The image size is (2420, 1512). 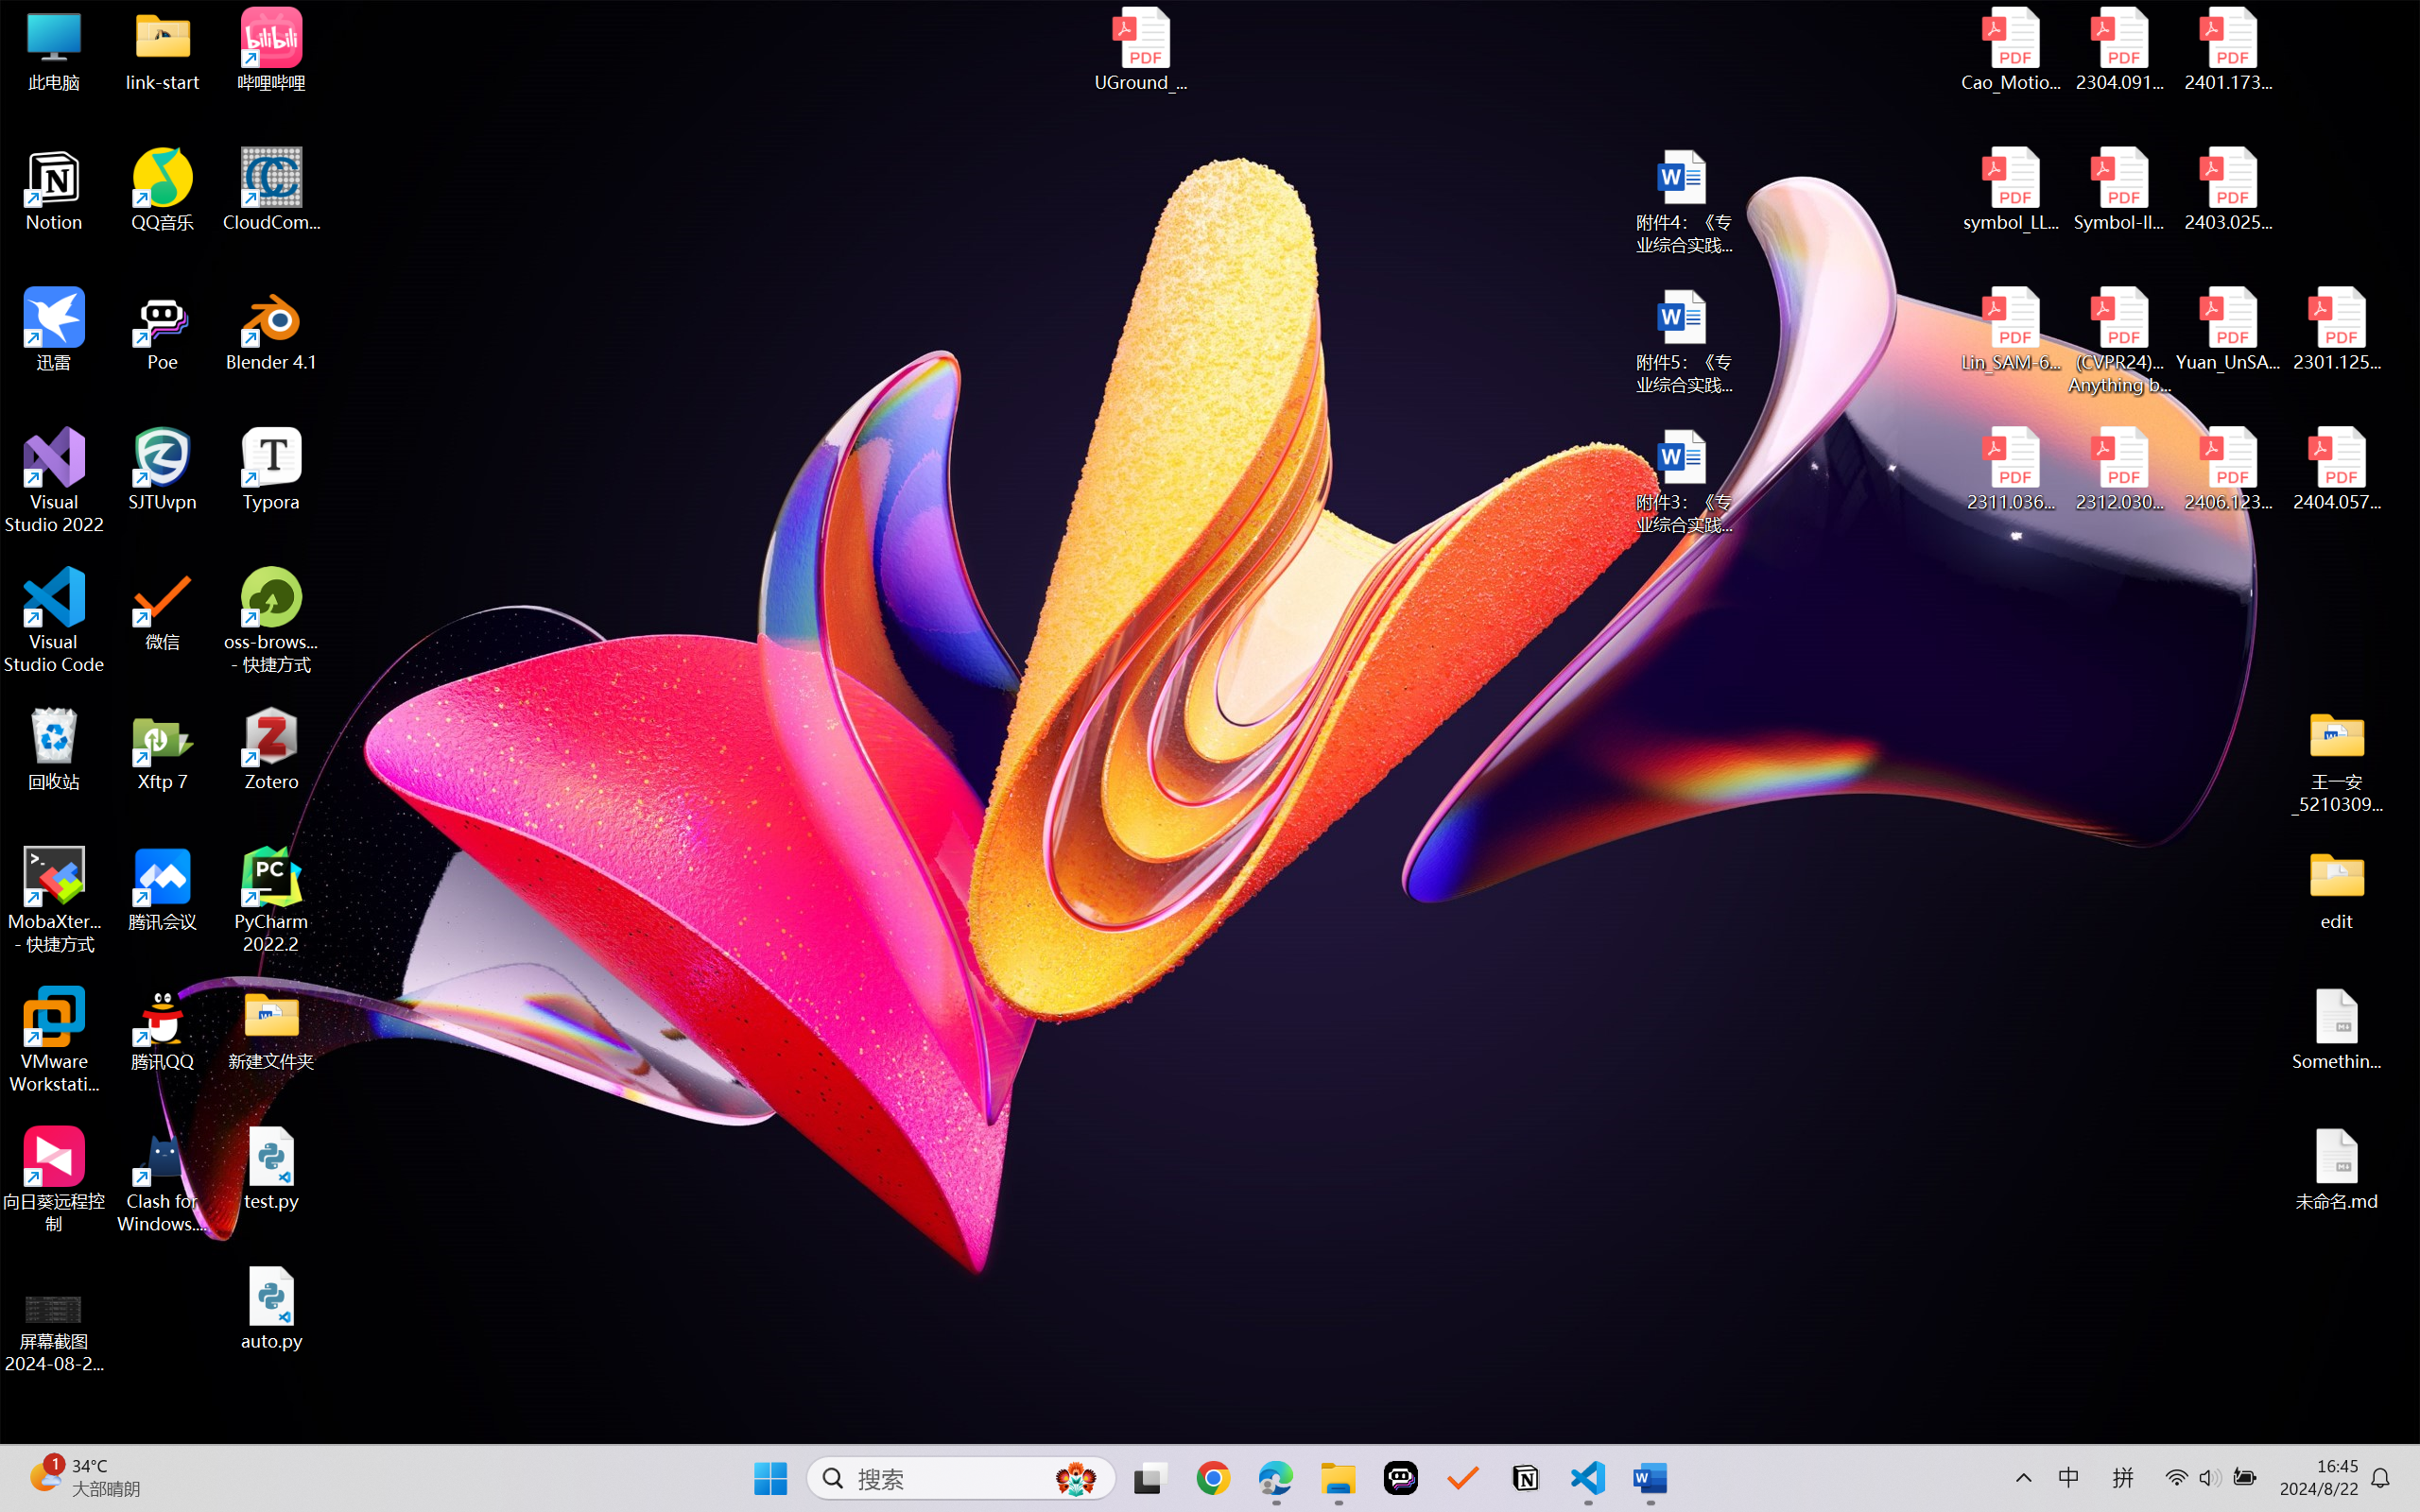 I want to click on '2401.17399v1.pdf', so click(x=2226, y=49).